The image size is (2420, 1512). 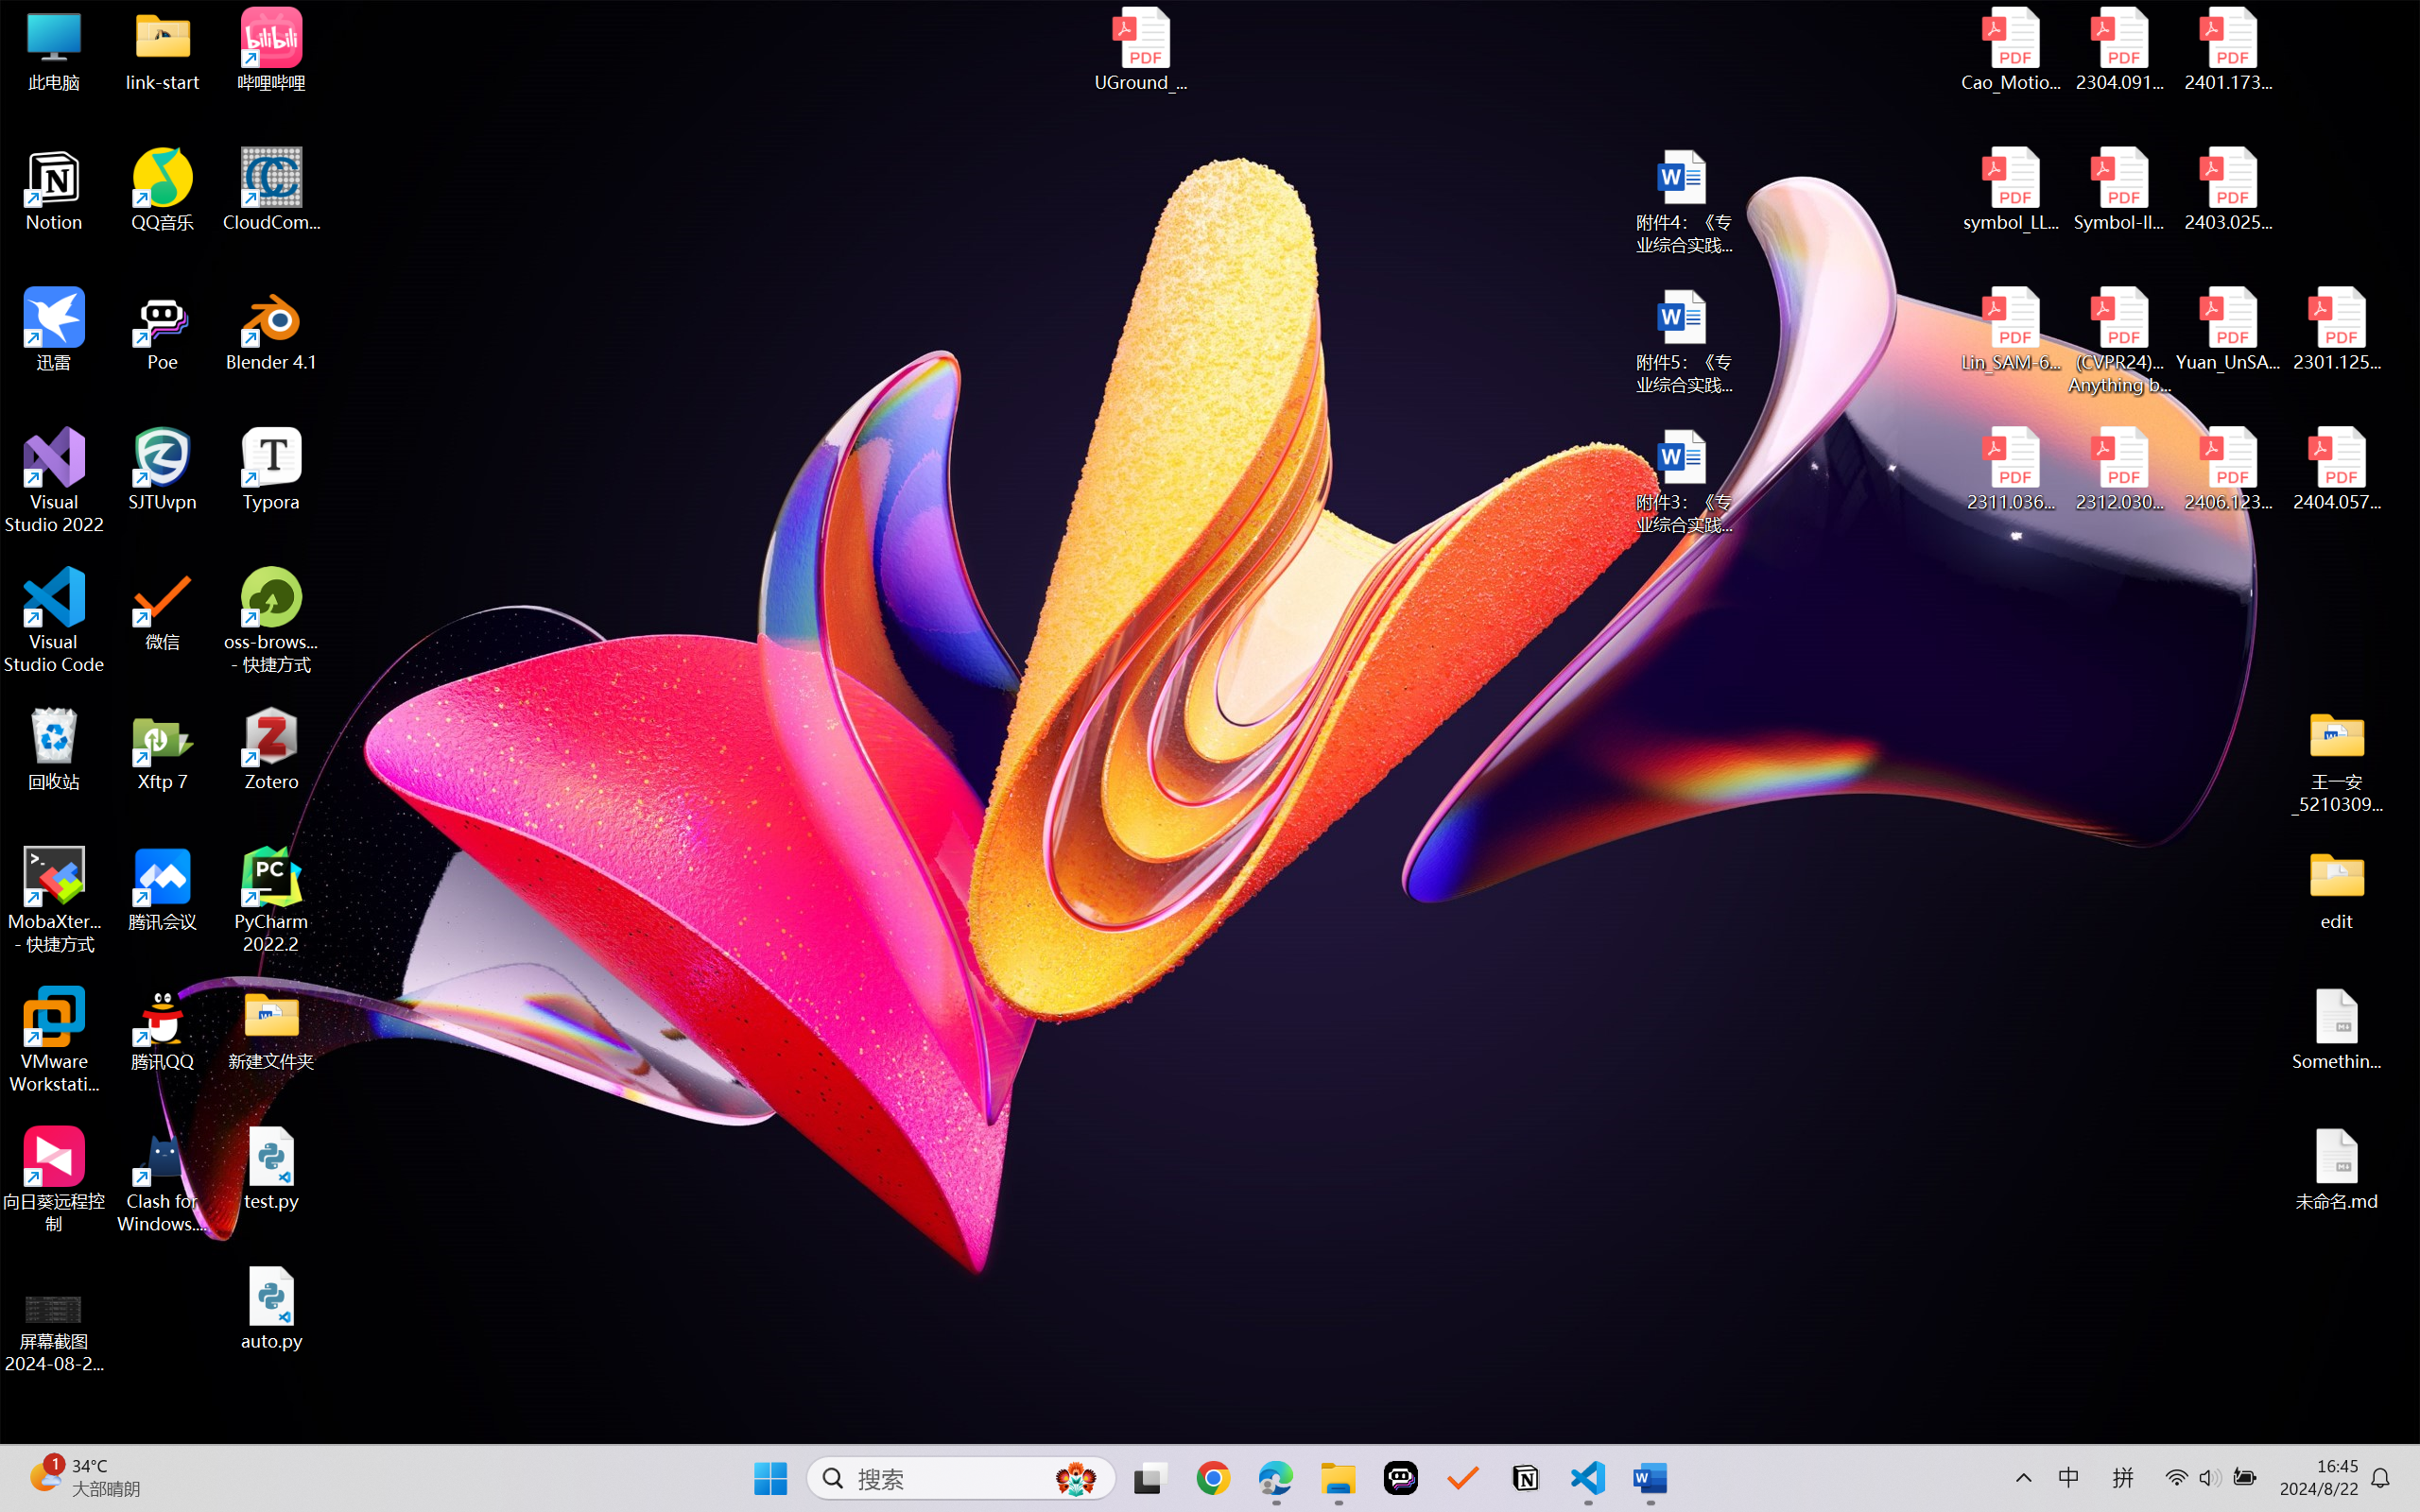 I want to click on '2401.17399v1.pdf', so click(x=2226, y=49).